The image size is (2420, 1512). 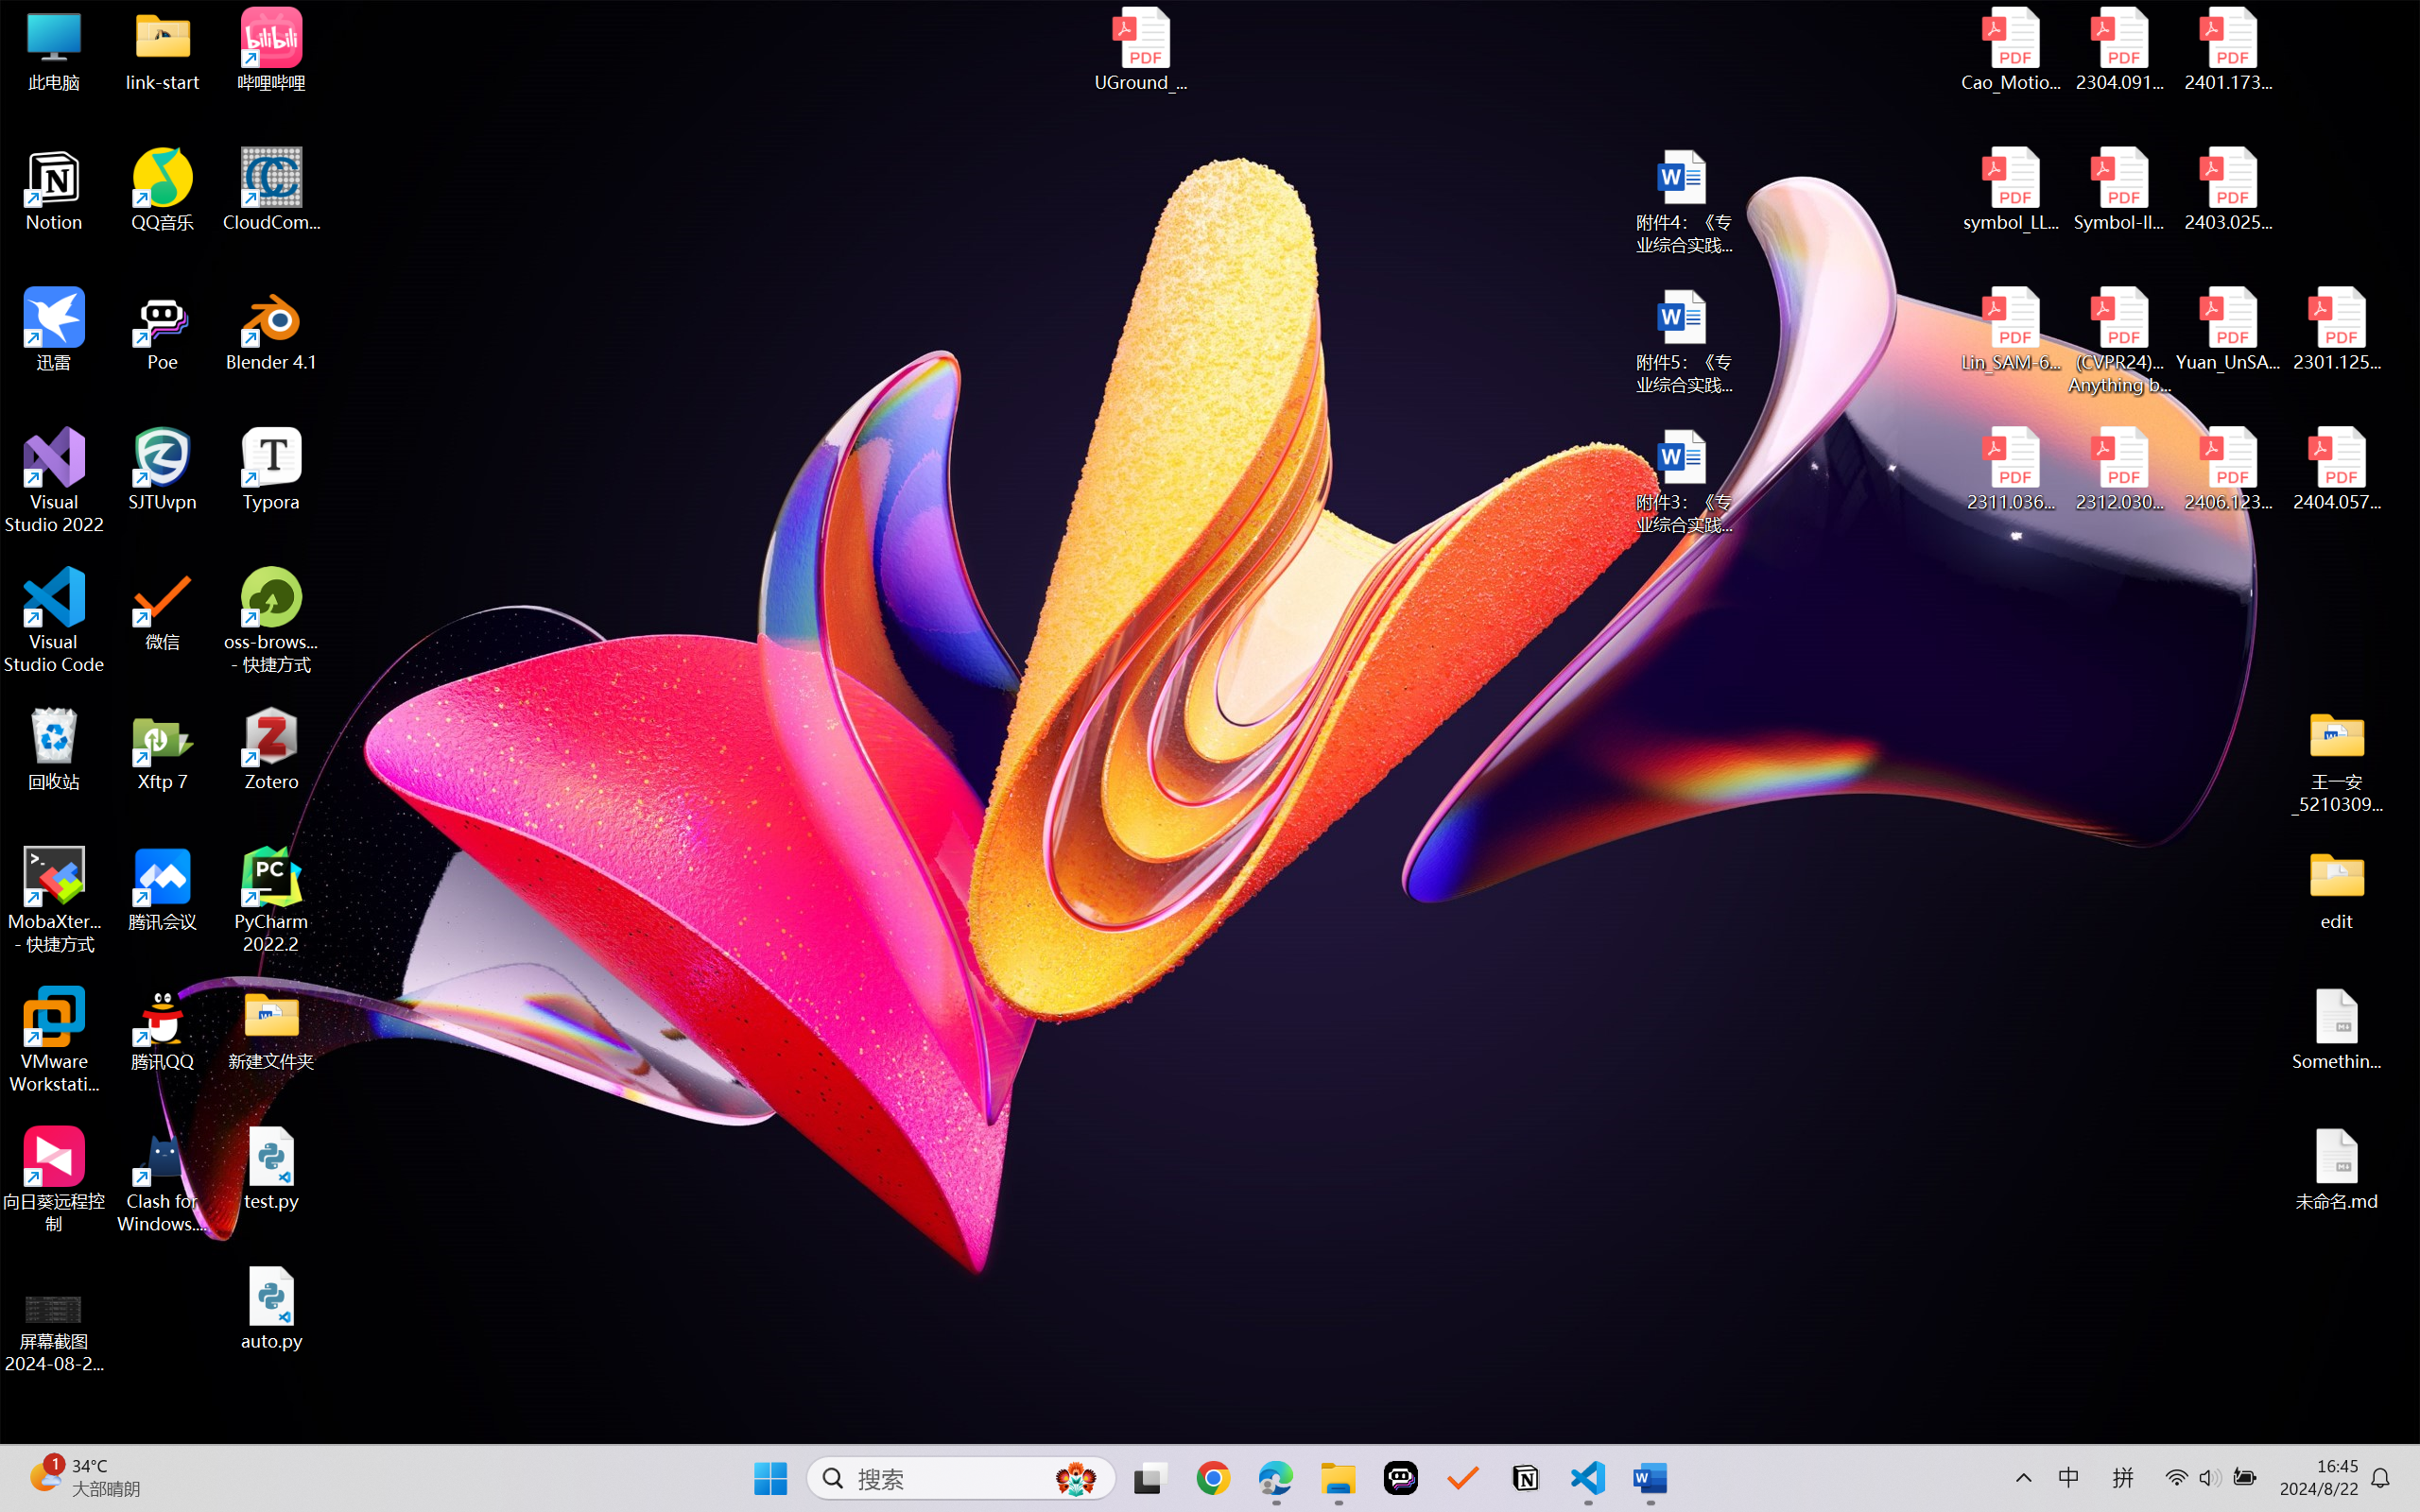 I want to click on '2401.17399v1.pdf', so click(x=2226, y=49).